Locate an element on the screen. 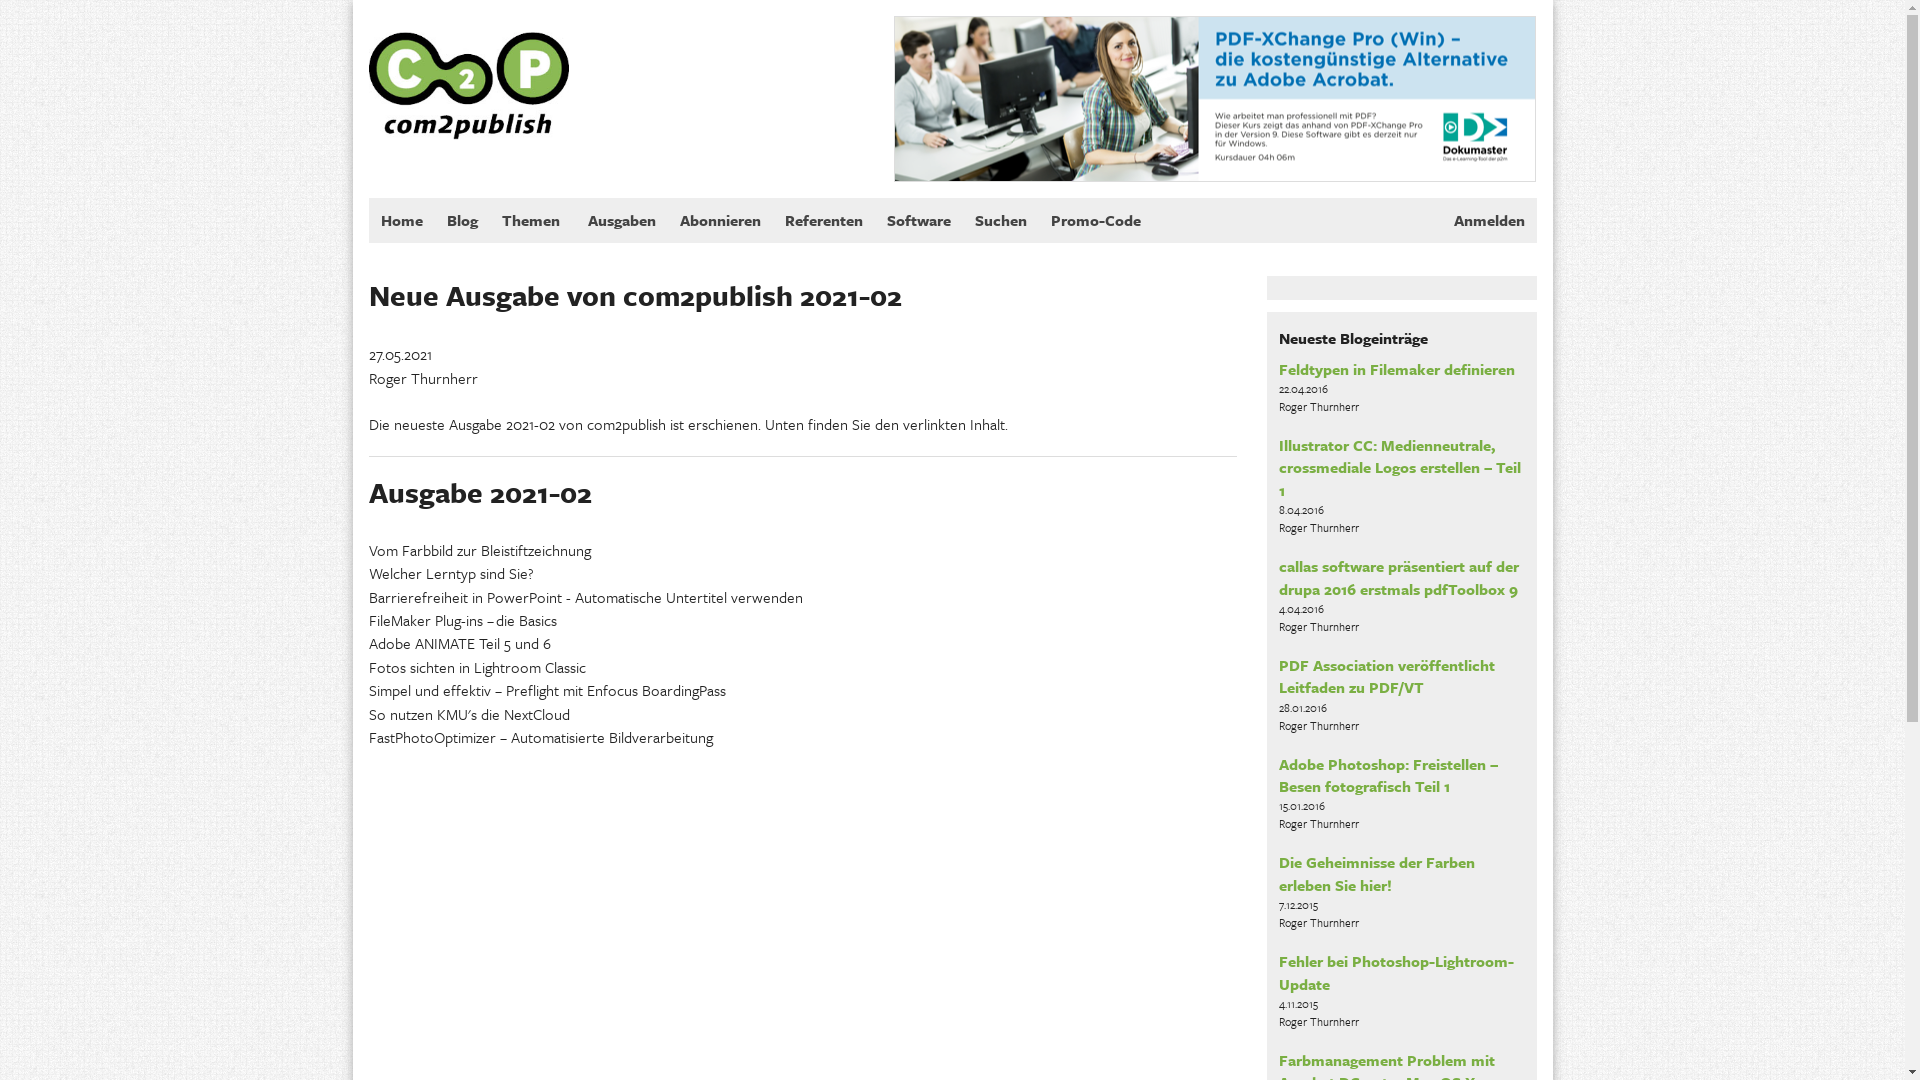  'com2publish Startseite' is located at coordinates (467, 67).